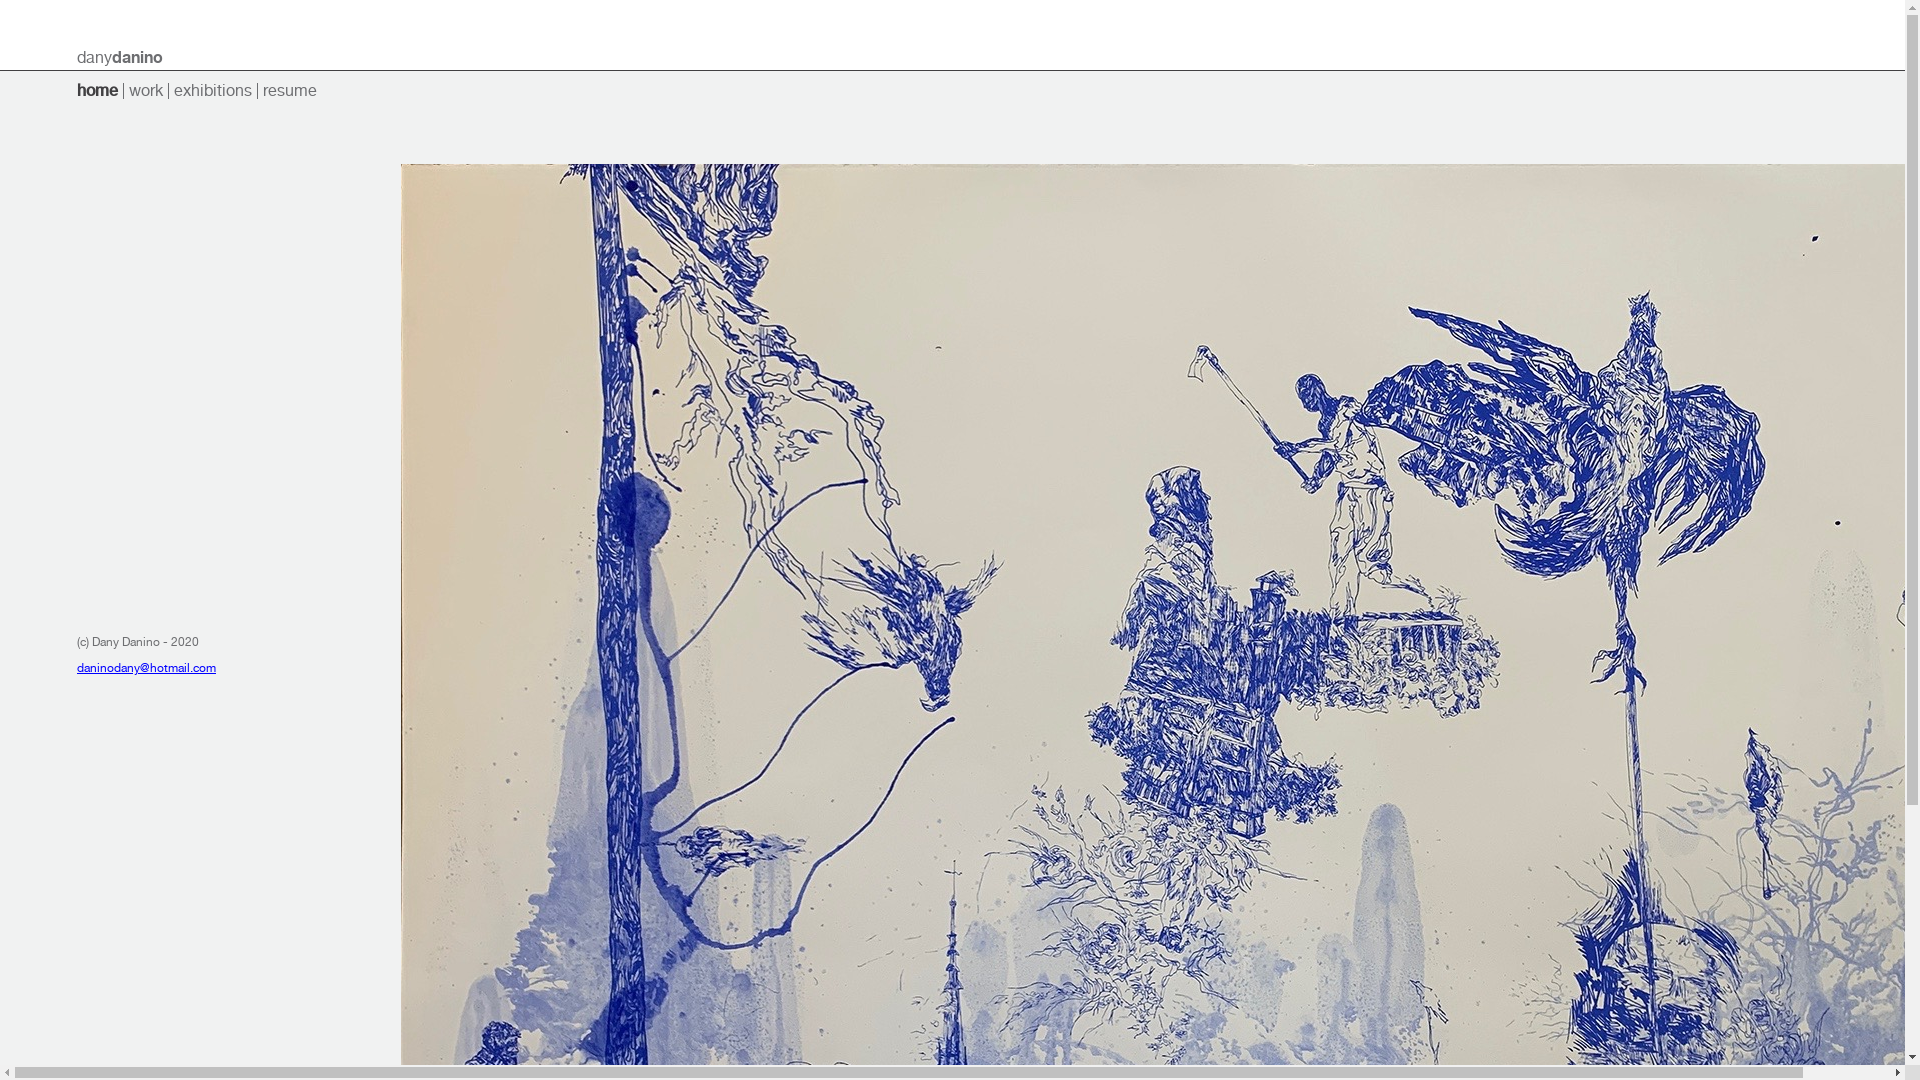 This screenshot has height=1080, width=1920. What do you see at coordinates (288, 90) in the screenshot?
I see `'resume'` at bounding box center [288, 90].